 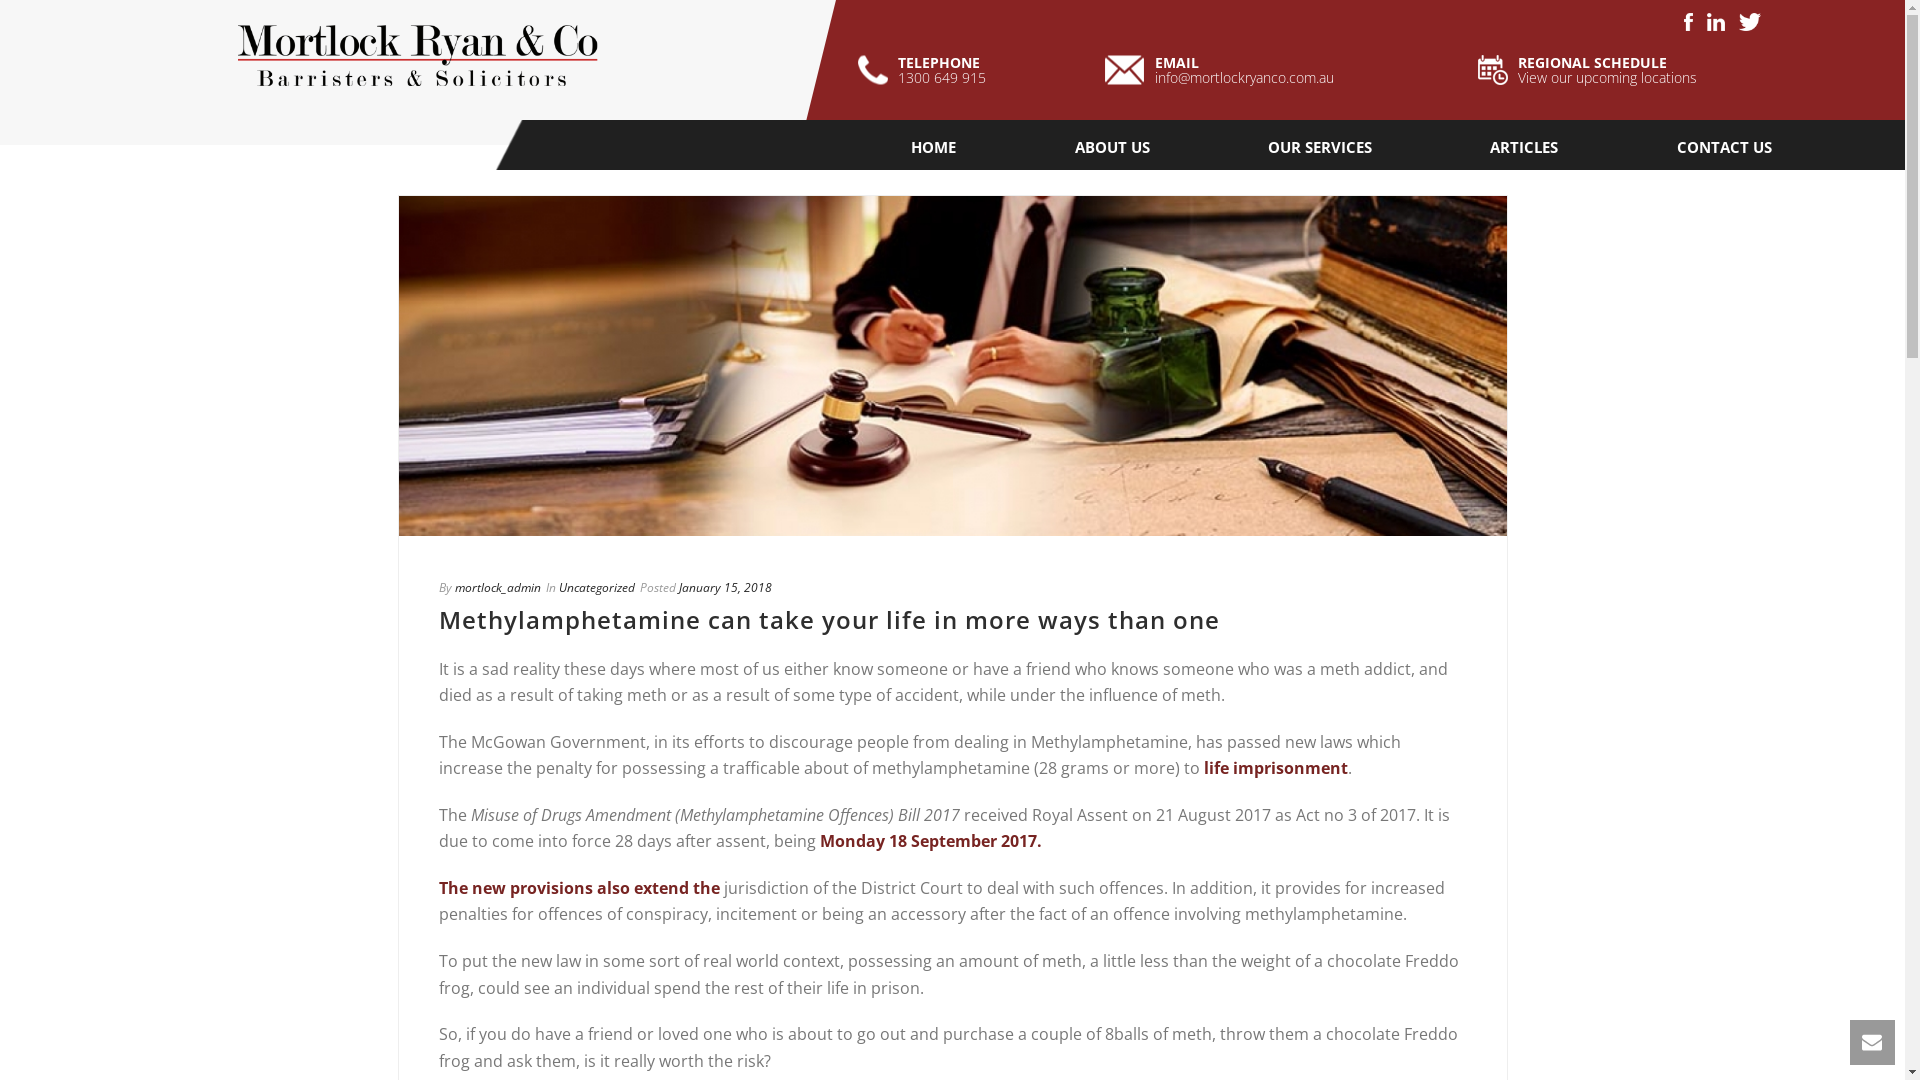 I want to click on 'regional_schedule', so click(x=1492, y=68).